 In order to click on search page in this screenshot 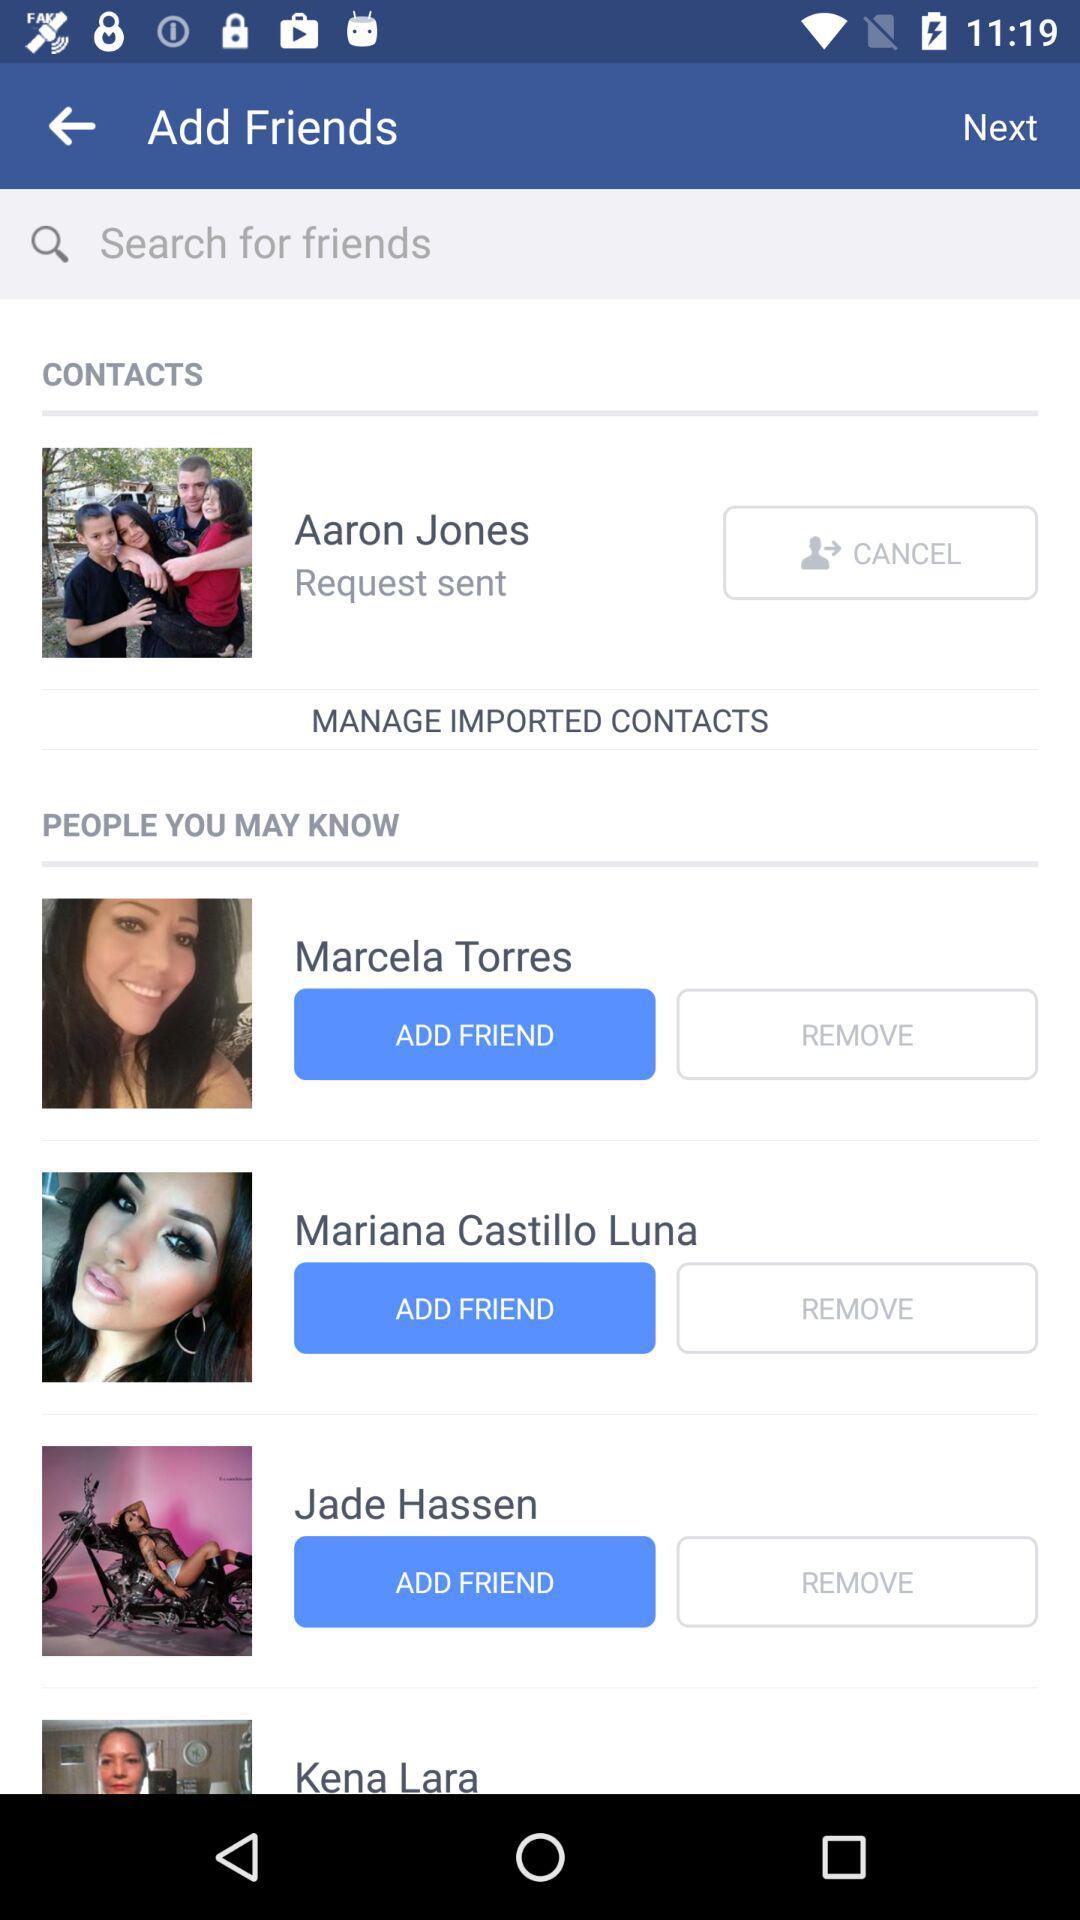, I will do `click(588, 243)`.